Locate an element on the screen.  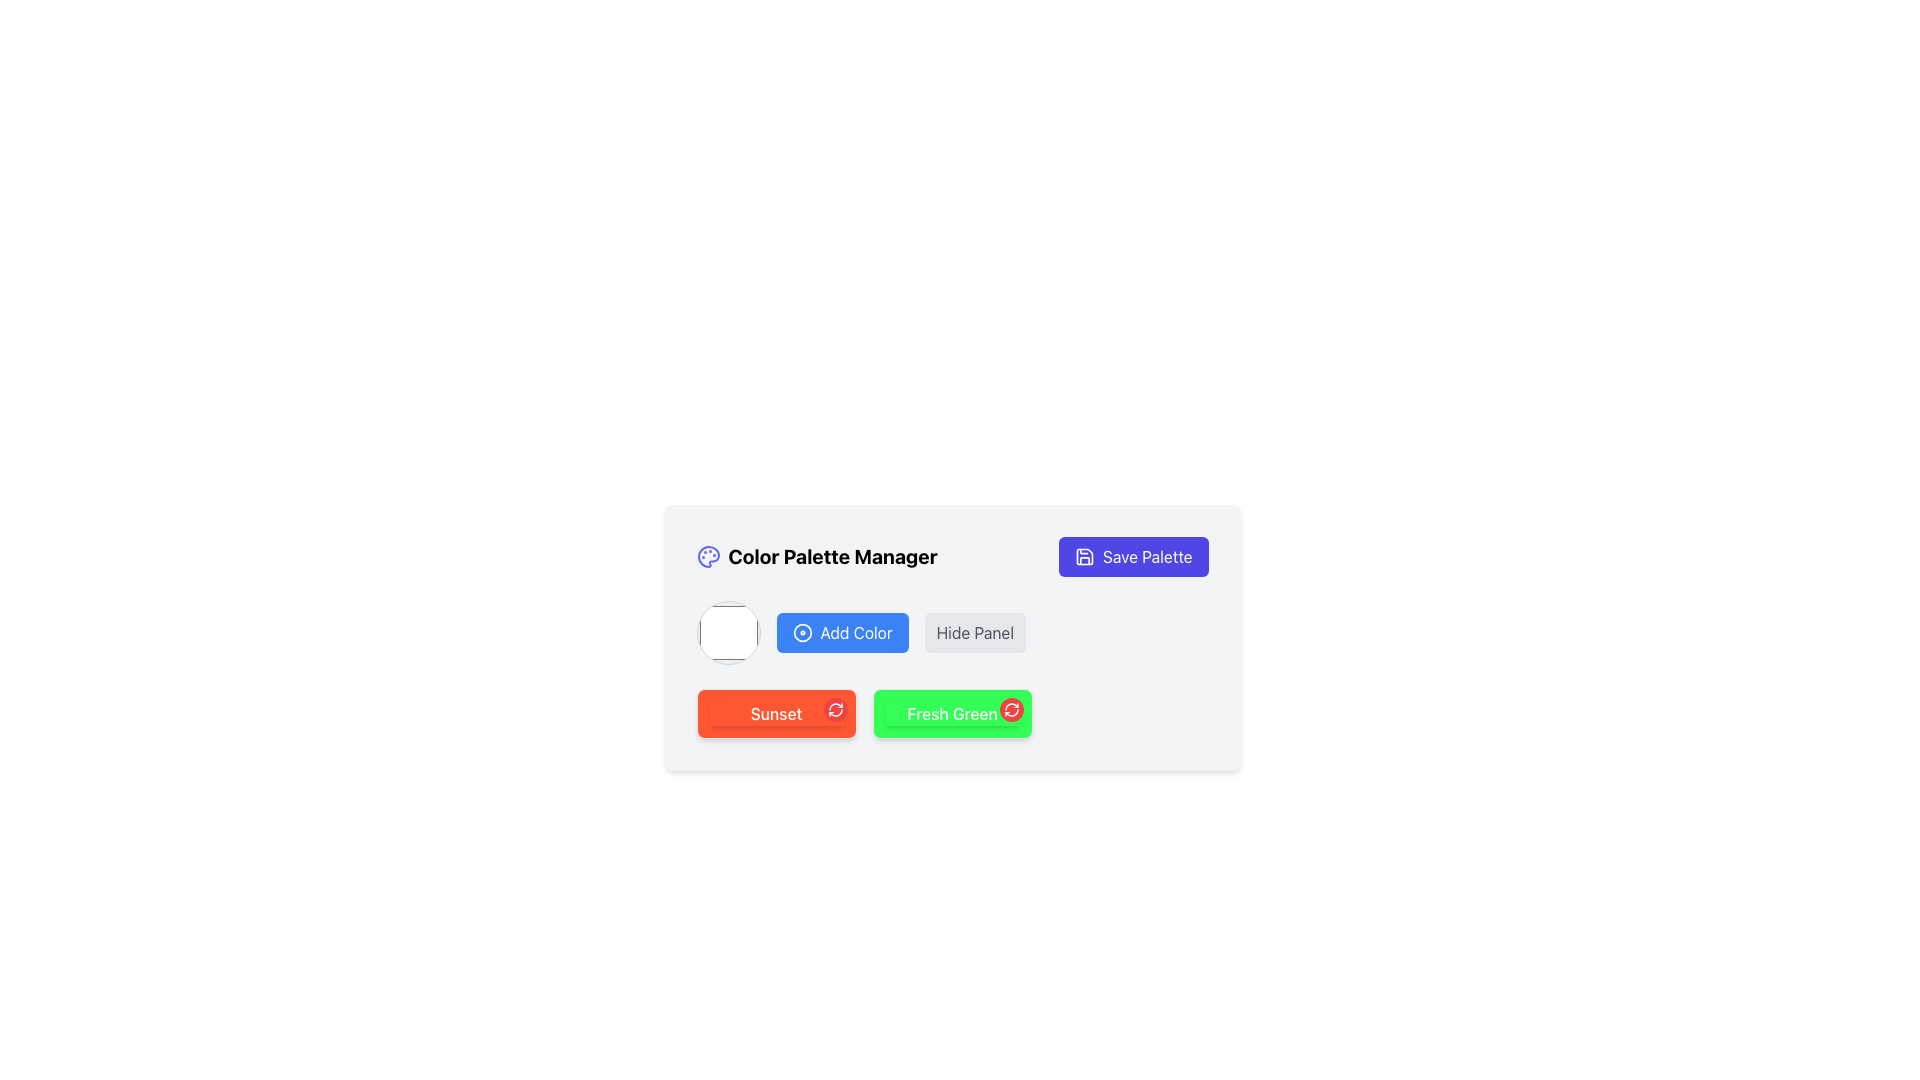
the text label displaying 'Fresh Green', which is styled in white on a vibrant green background, and is located to the right of the 'Sunset' button is located at coordinates (951, 712).